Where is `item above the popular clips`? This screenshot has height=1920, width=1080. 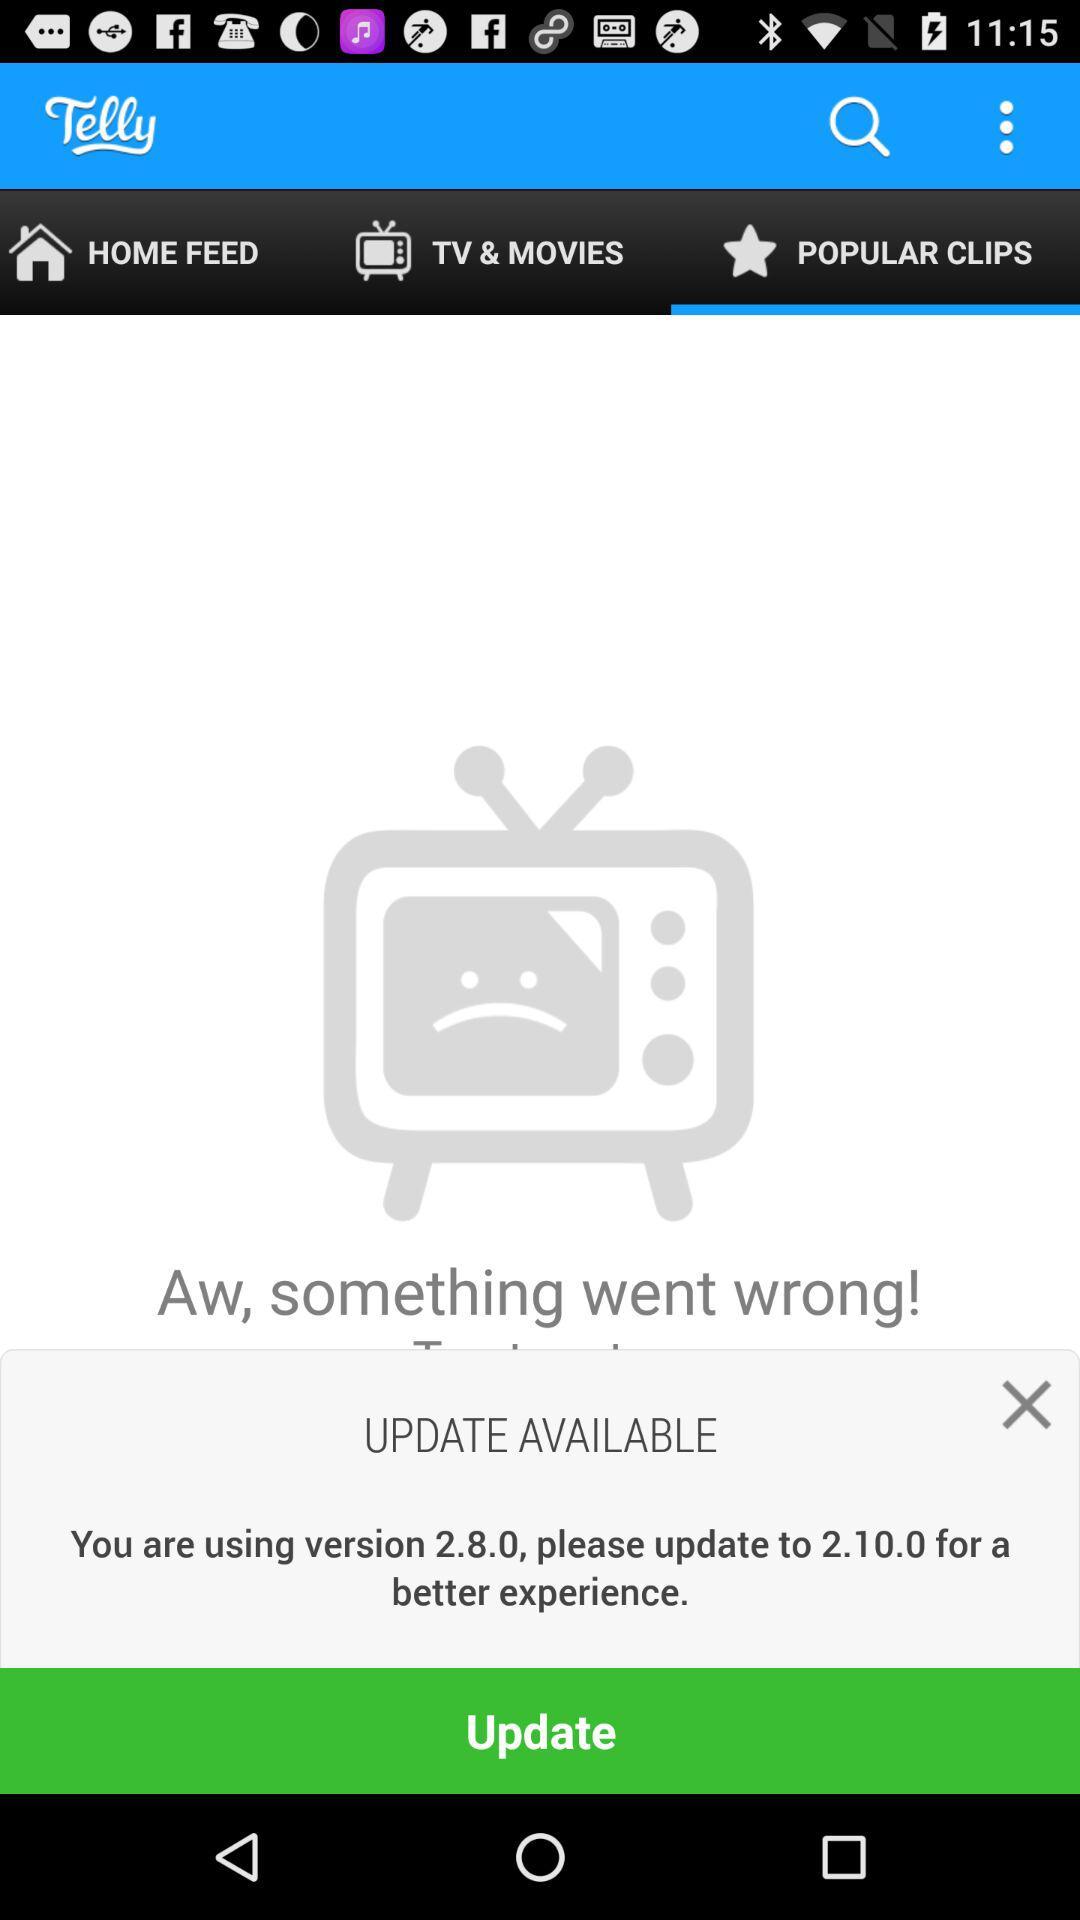 item above the popular clips is located at coordinates (1006, 124).